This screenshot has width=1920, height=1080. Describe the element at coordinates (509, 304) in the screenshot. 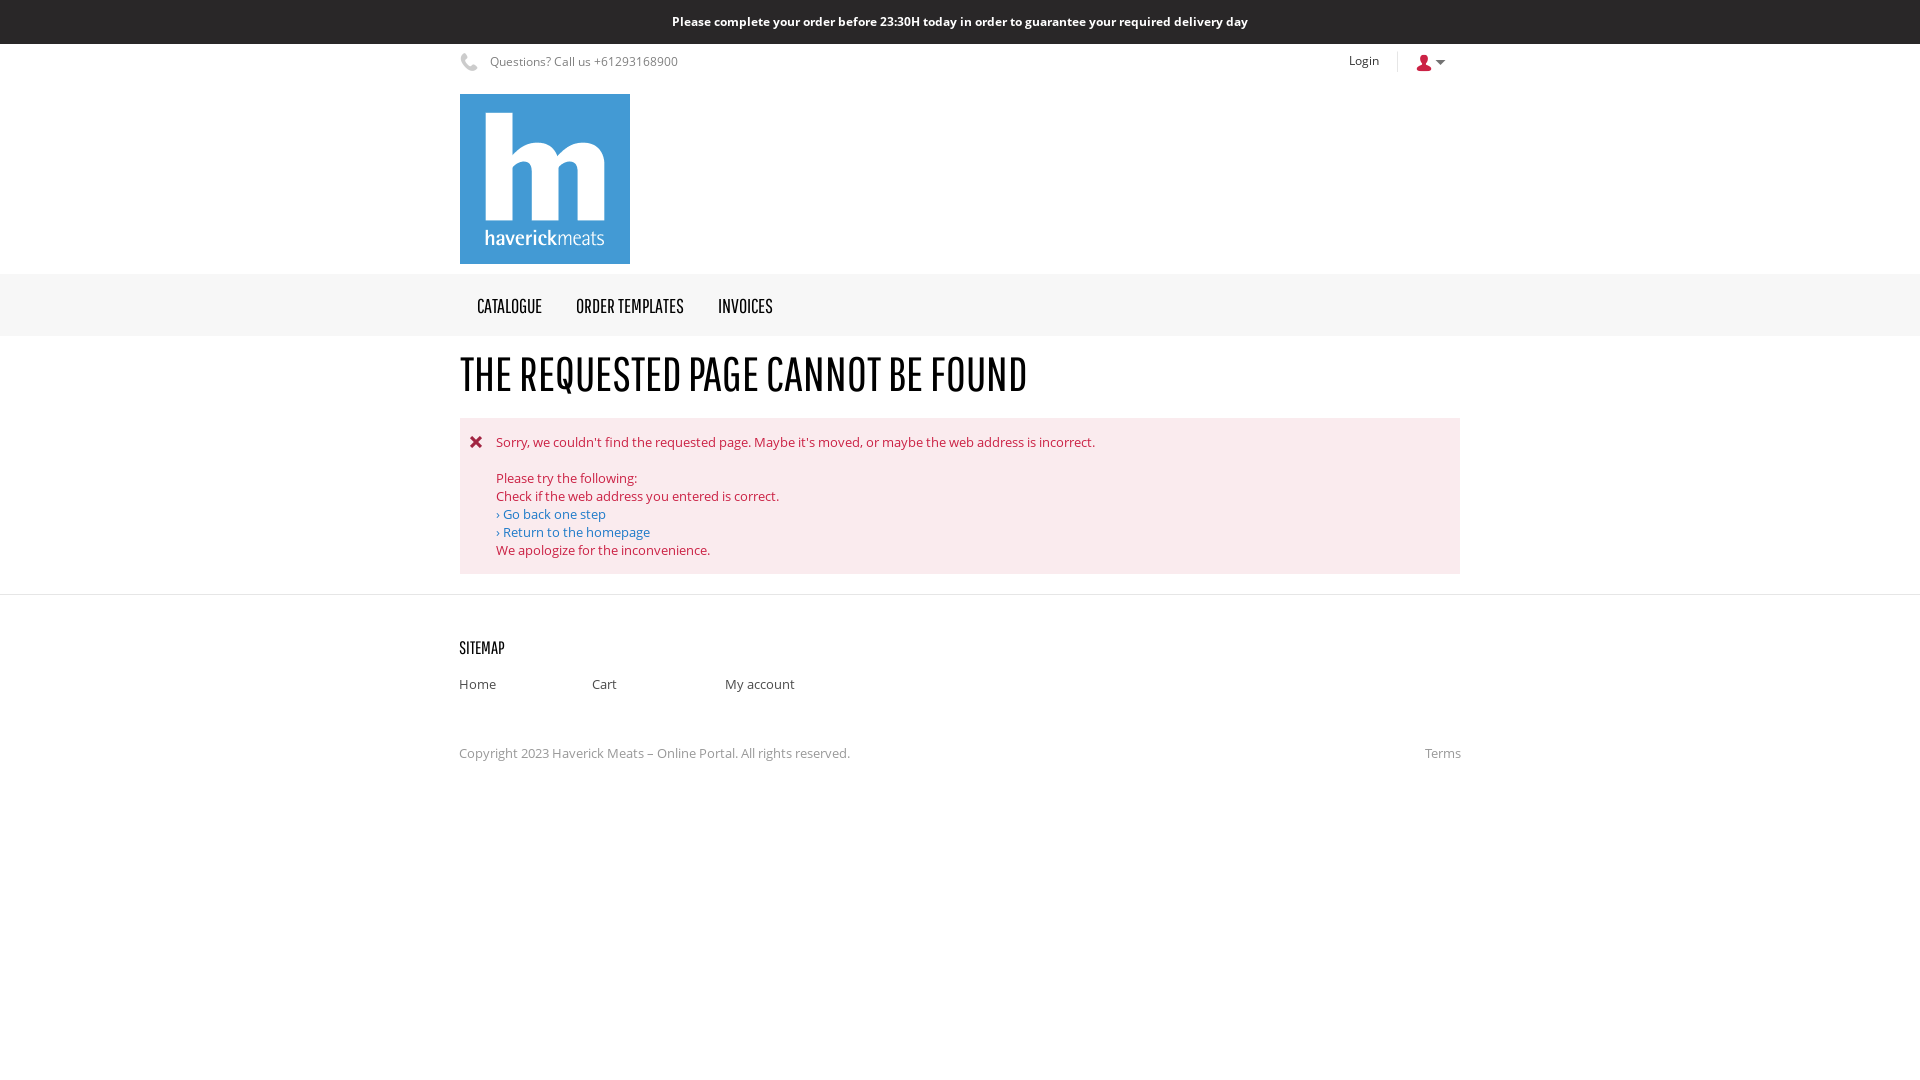

I see `'CATALOGUE'` at that location.